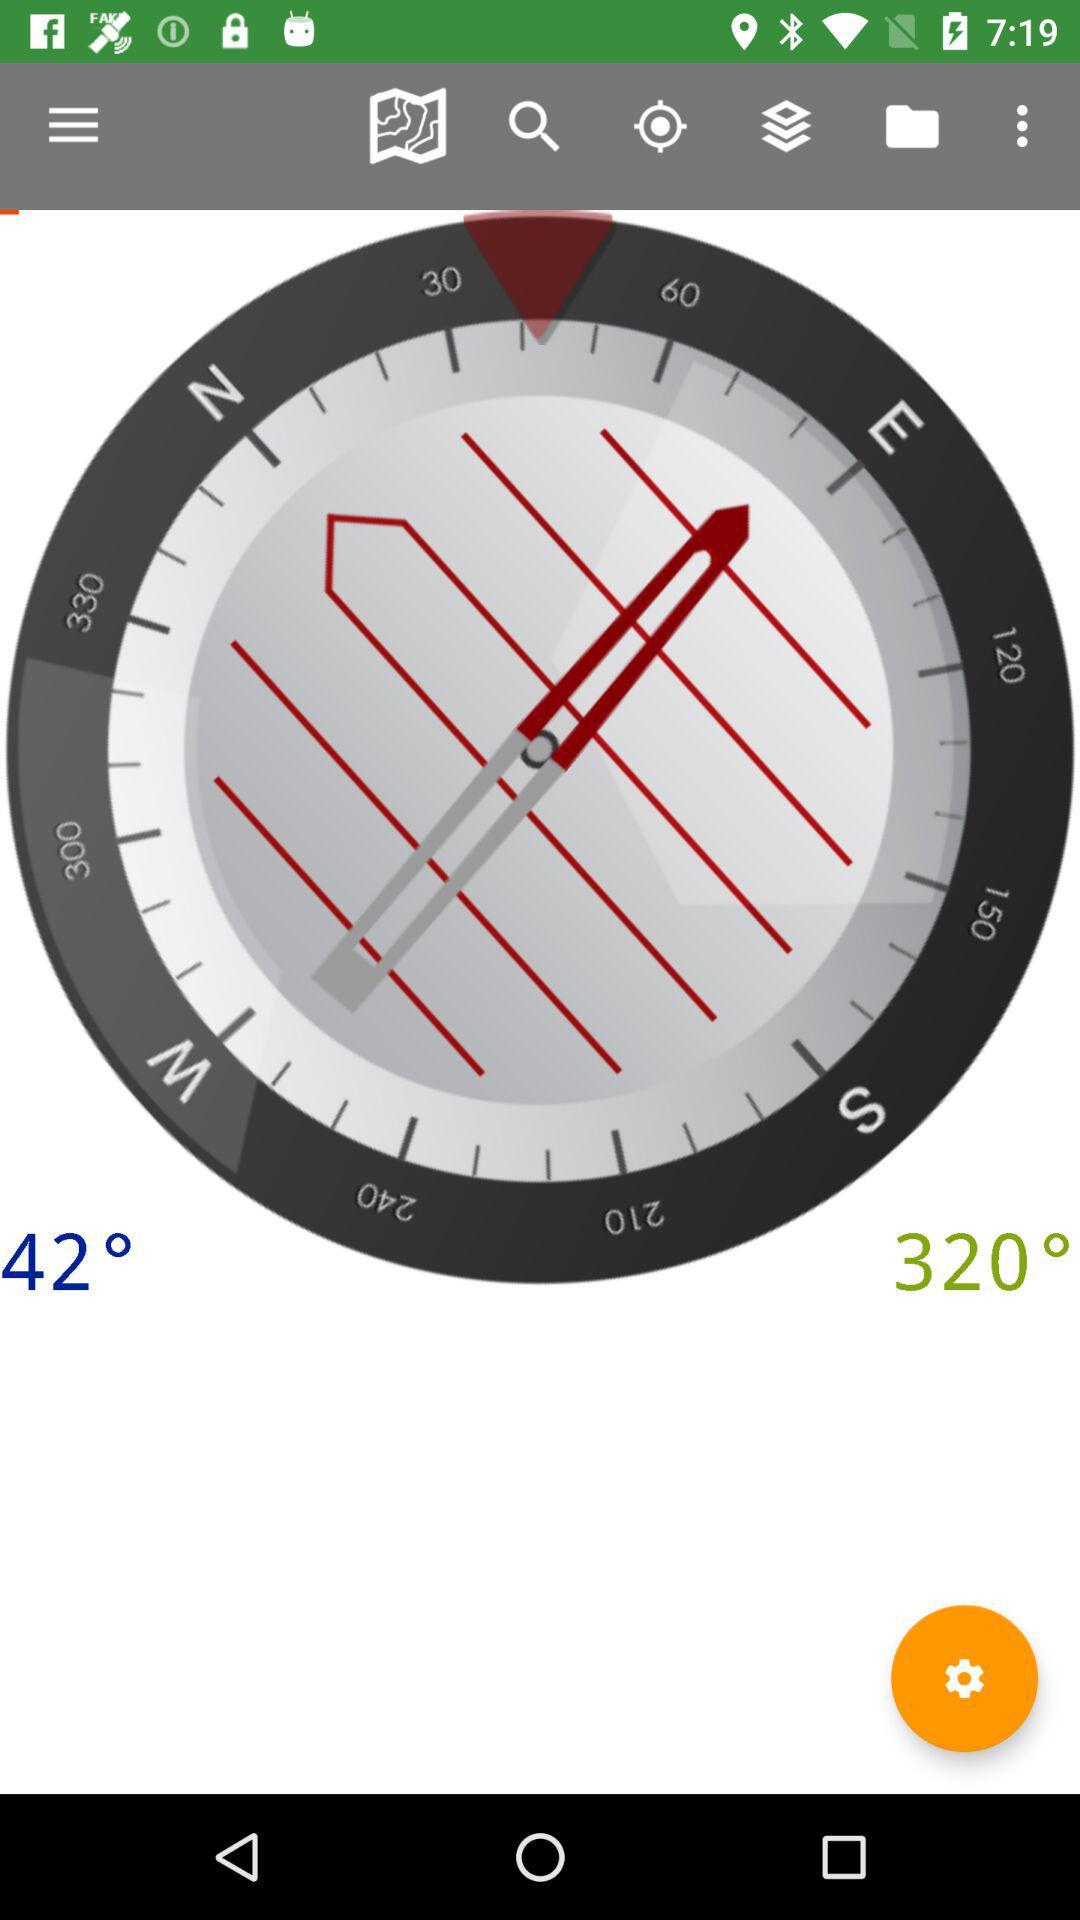 The height and width of the screenshot is (1920, 1080). I want to click on the option which is on left of the search icon, so click(407, 124).